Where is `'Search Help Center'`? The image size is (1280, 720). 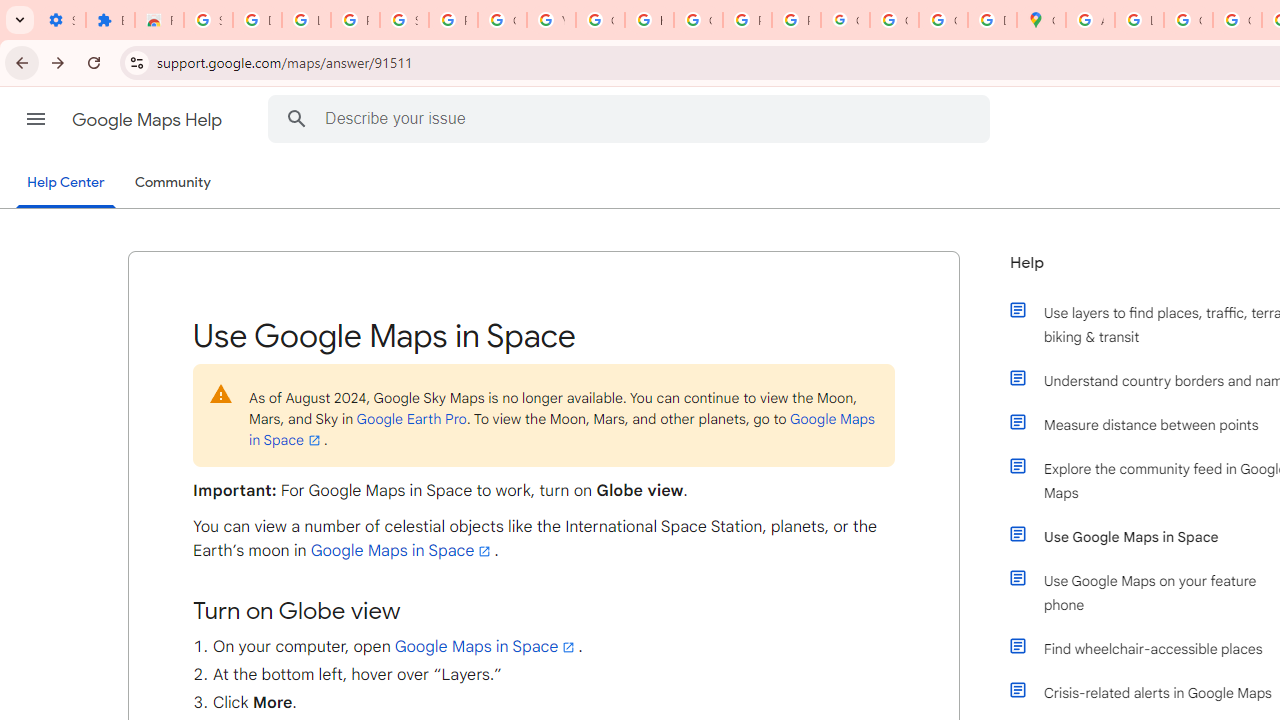 'Search Help Center' is located at coordinates (296, 118).